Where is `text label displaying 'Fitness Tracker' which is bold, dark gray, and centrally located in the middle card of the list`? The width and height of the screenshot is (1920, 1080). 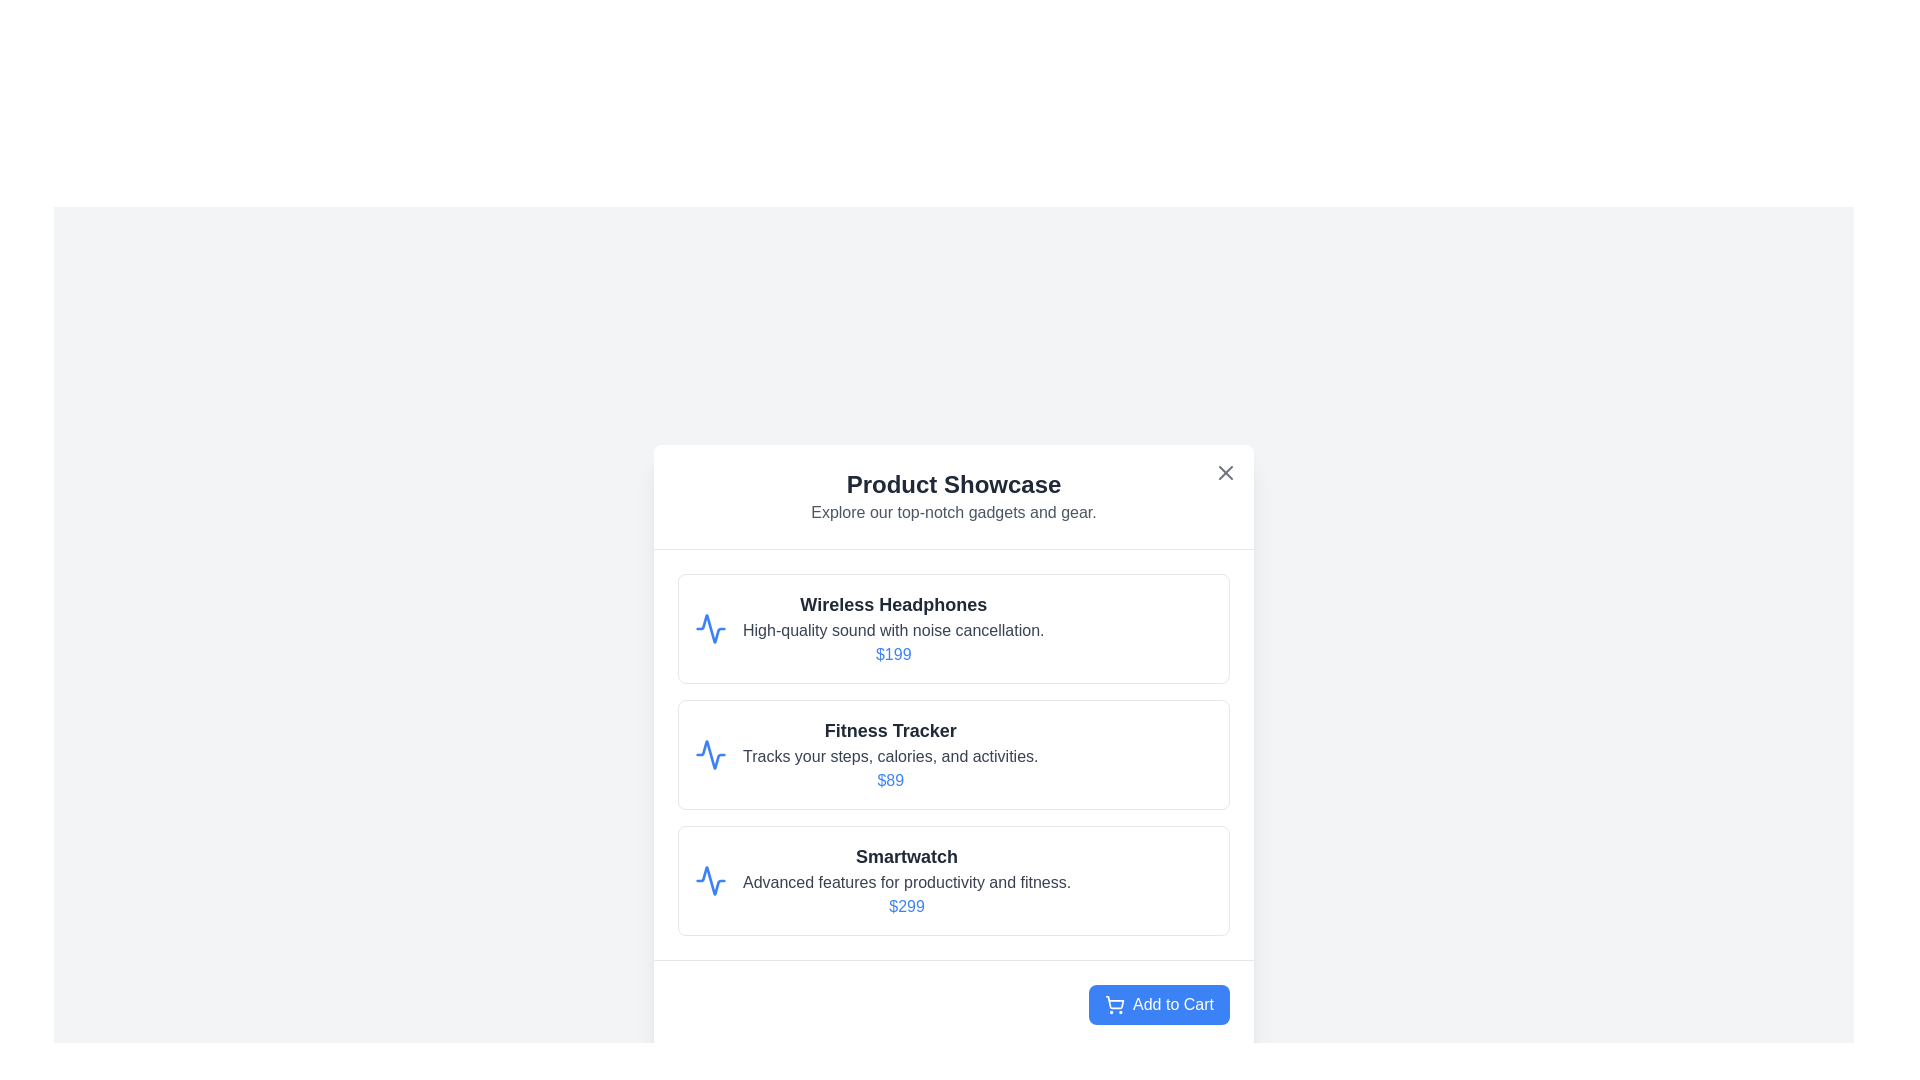 text label displaying 'Fitness Tracker' which is bold, dark gray, and centrally located in the middle card of the list is located at coordinates (889, 731).